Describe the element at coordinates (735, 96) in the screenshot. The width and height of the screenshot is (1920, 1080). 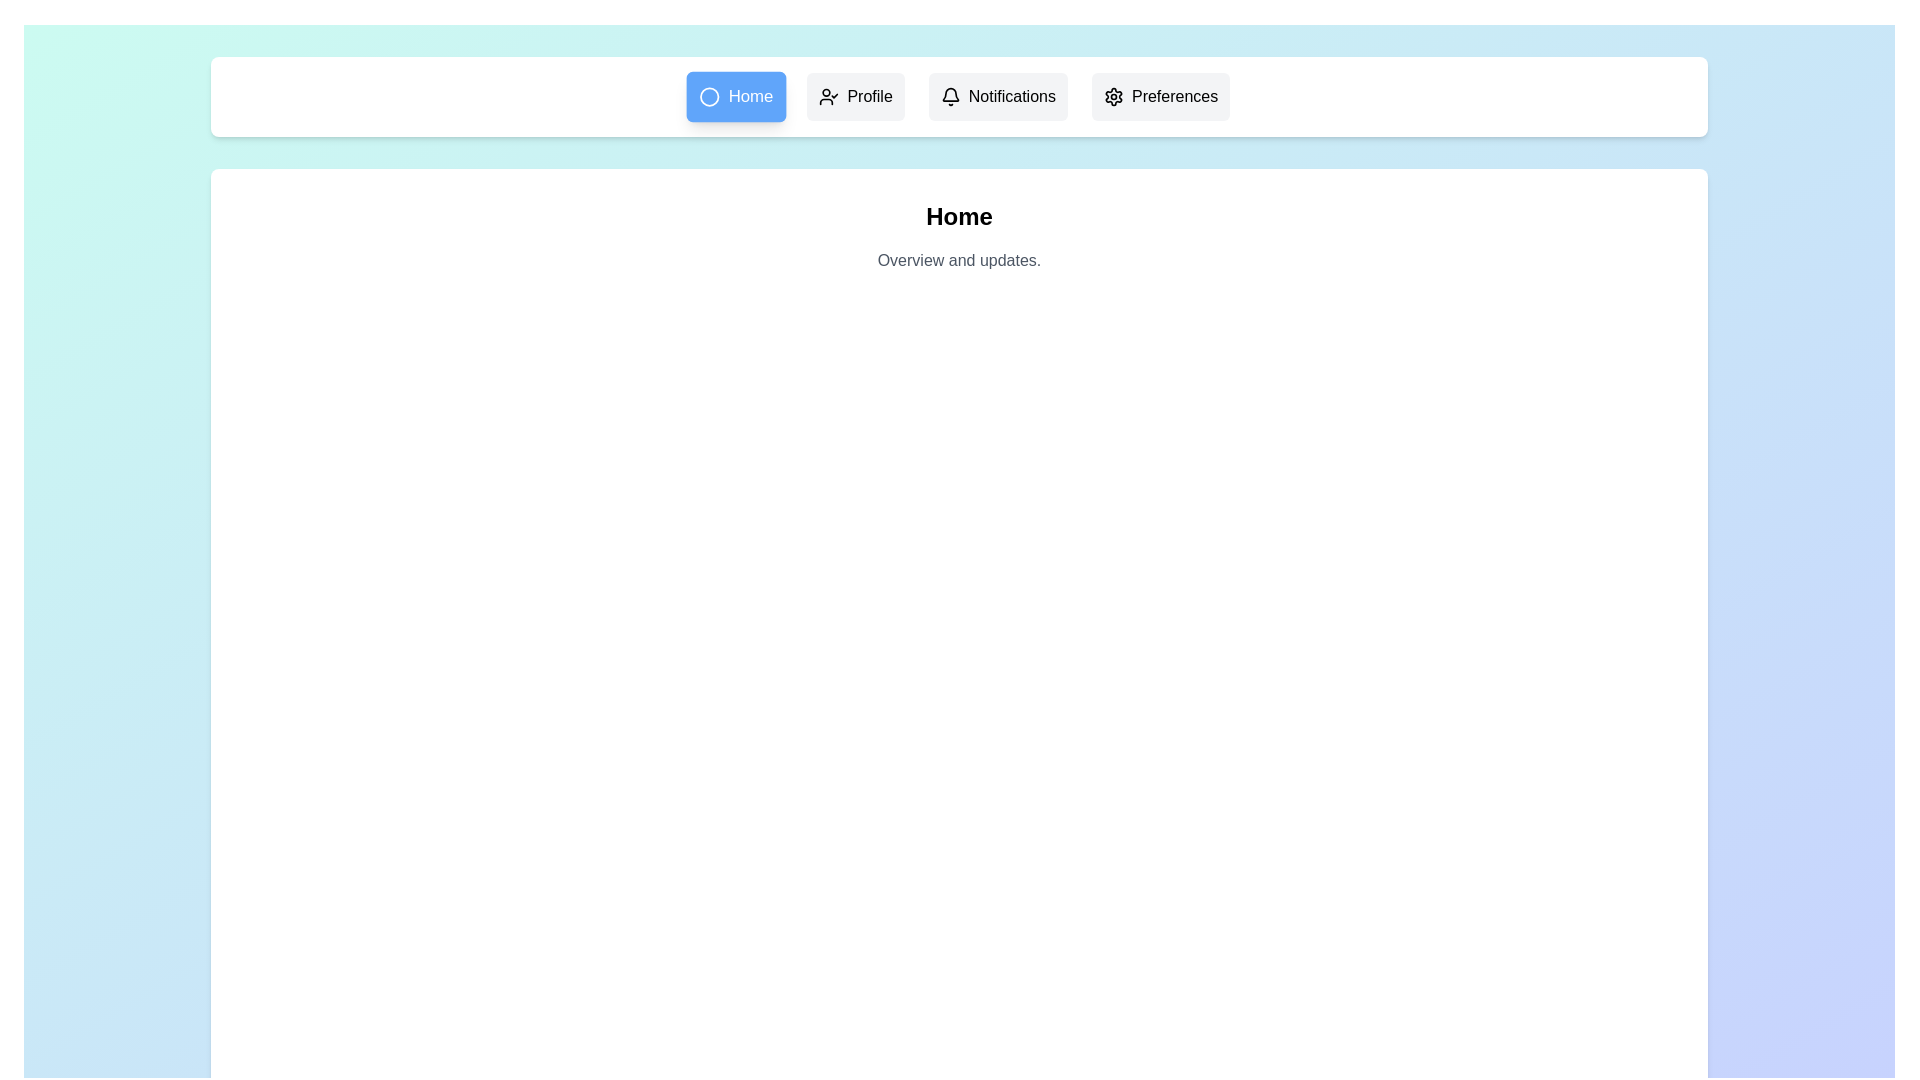
I see `the menu item Home` at that location.